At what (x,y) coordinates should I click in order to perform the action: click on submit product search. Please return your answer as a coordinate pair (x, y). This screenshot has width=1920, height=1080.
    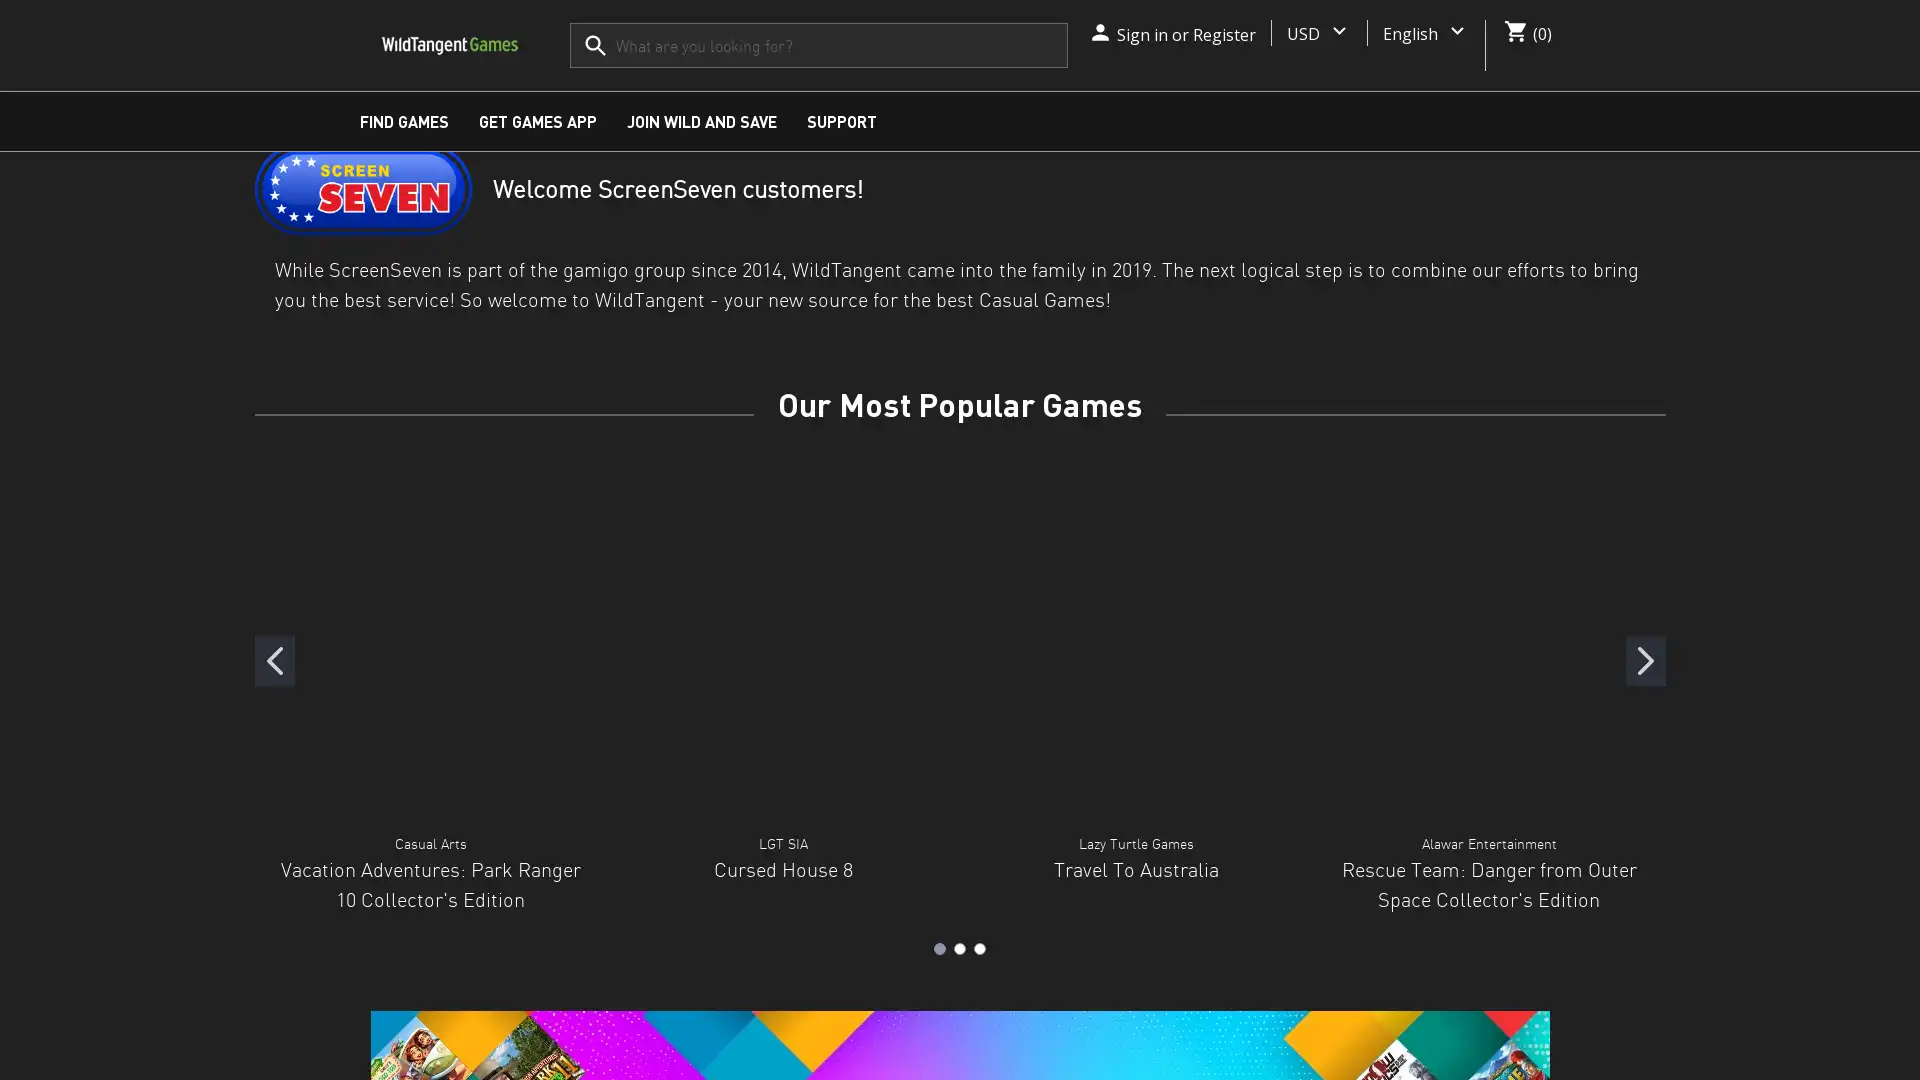
    Looking at the image, I should click on (584, 45).